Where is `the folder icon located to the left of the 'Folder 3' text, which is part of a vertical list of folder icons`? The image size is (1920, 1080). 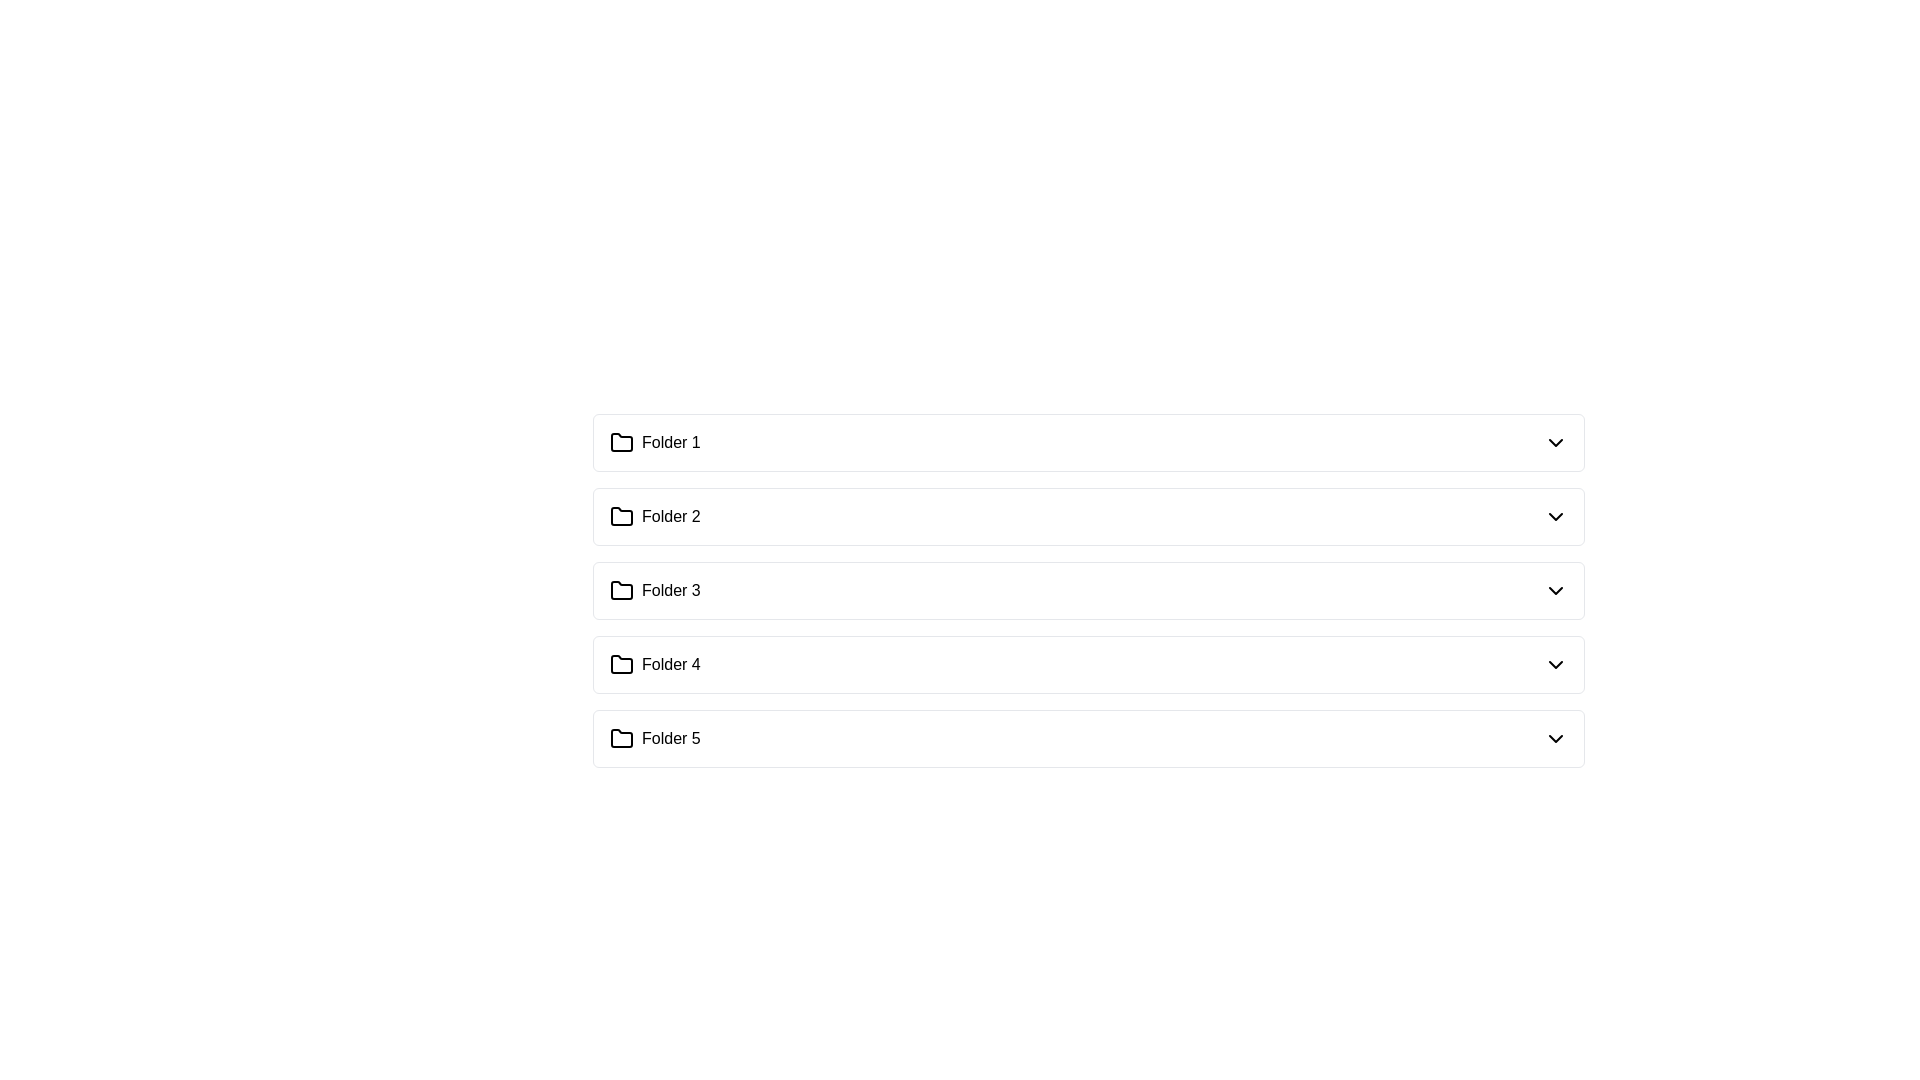 the folder icon located to the left of the 'Folder 3' text, which is part of a vertical list of folder icons is located at coordinates (621, 589).